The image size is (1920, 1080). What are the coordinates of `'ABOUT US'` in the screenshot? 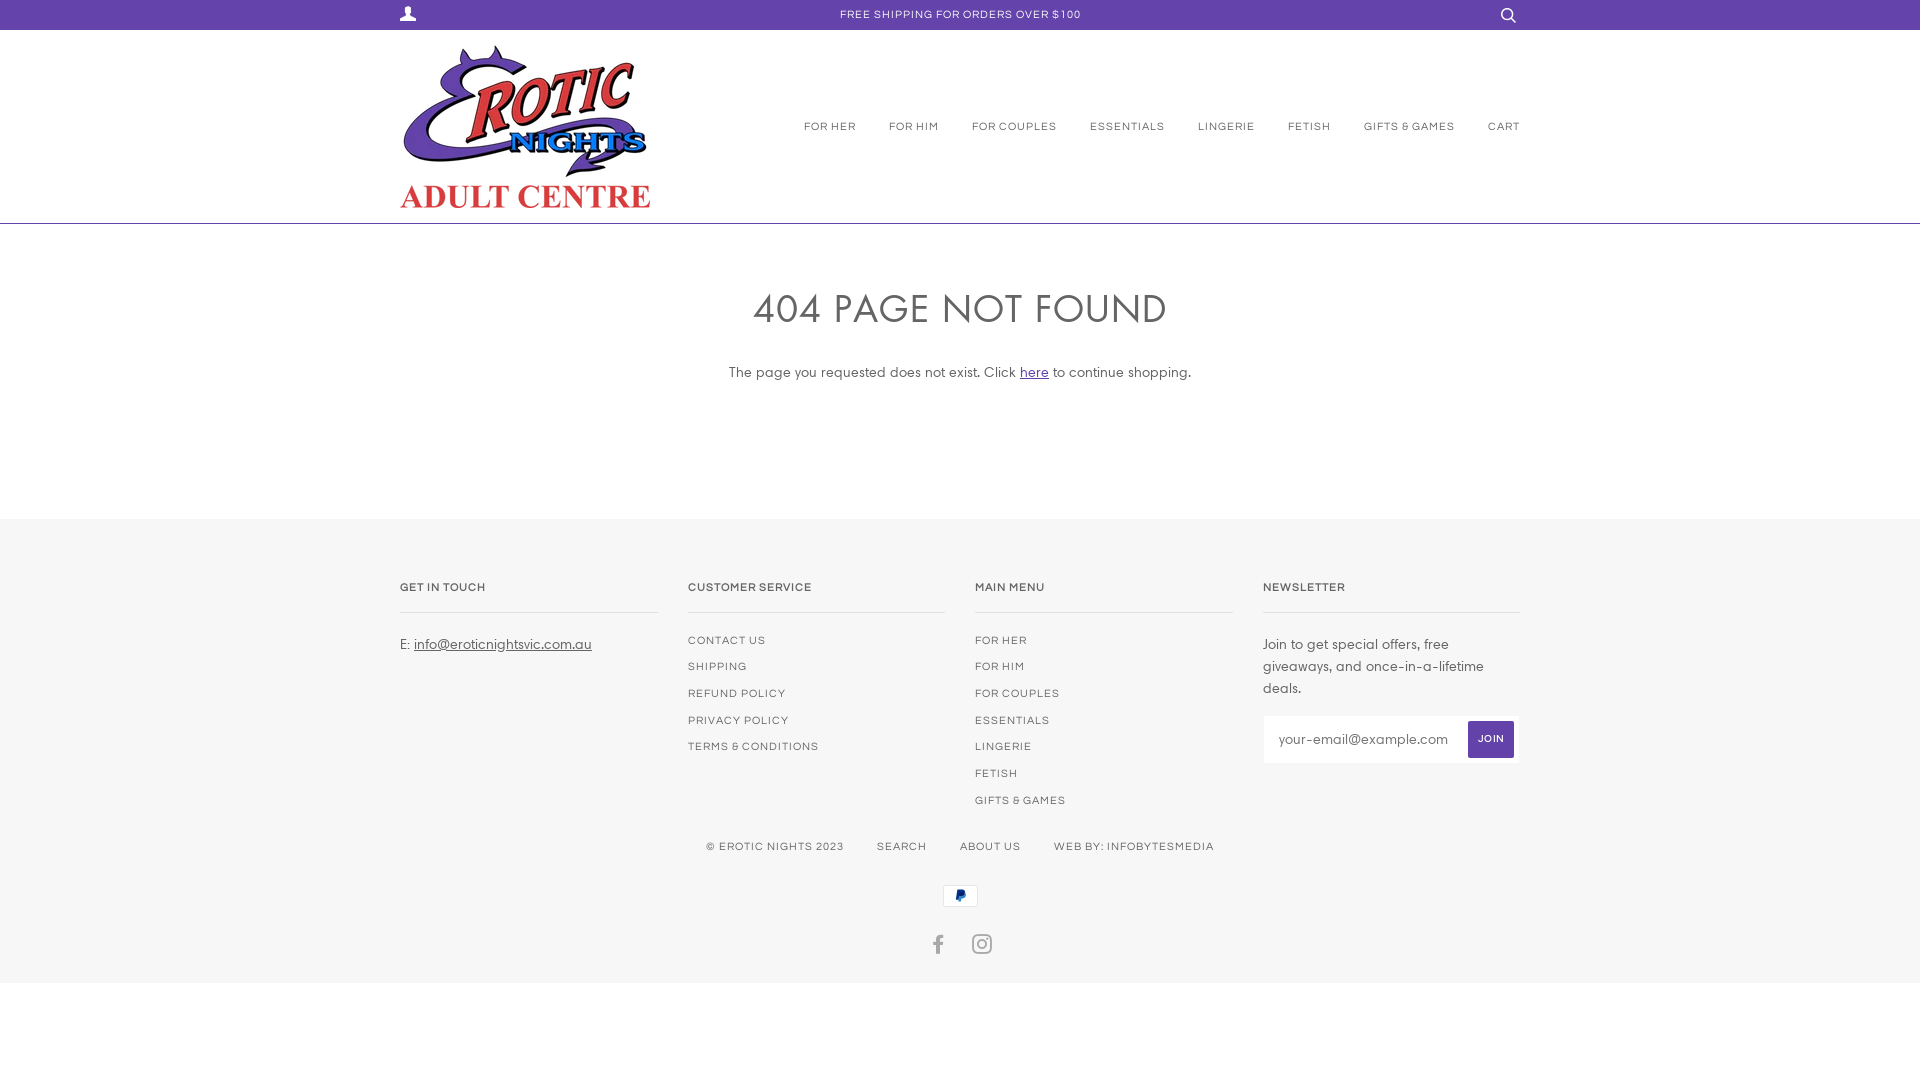 It's located at (990, 846).